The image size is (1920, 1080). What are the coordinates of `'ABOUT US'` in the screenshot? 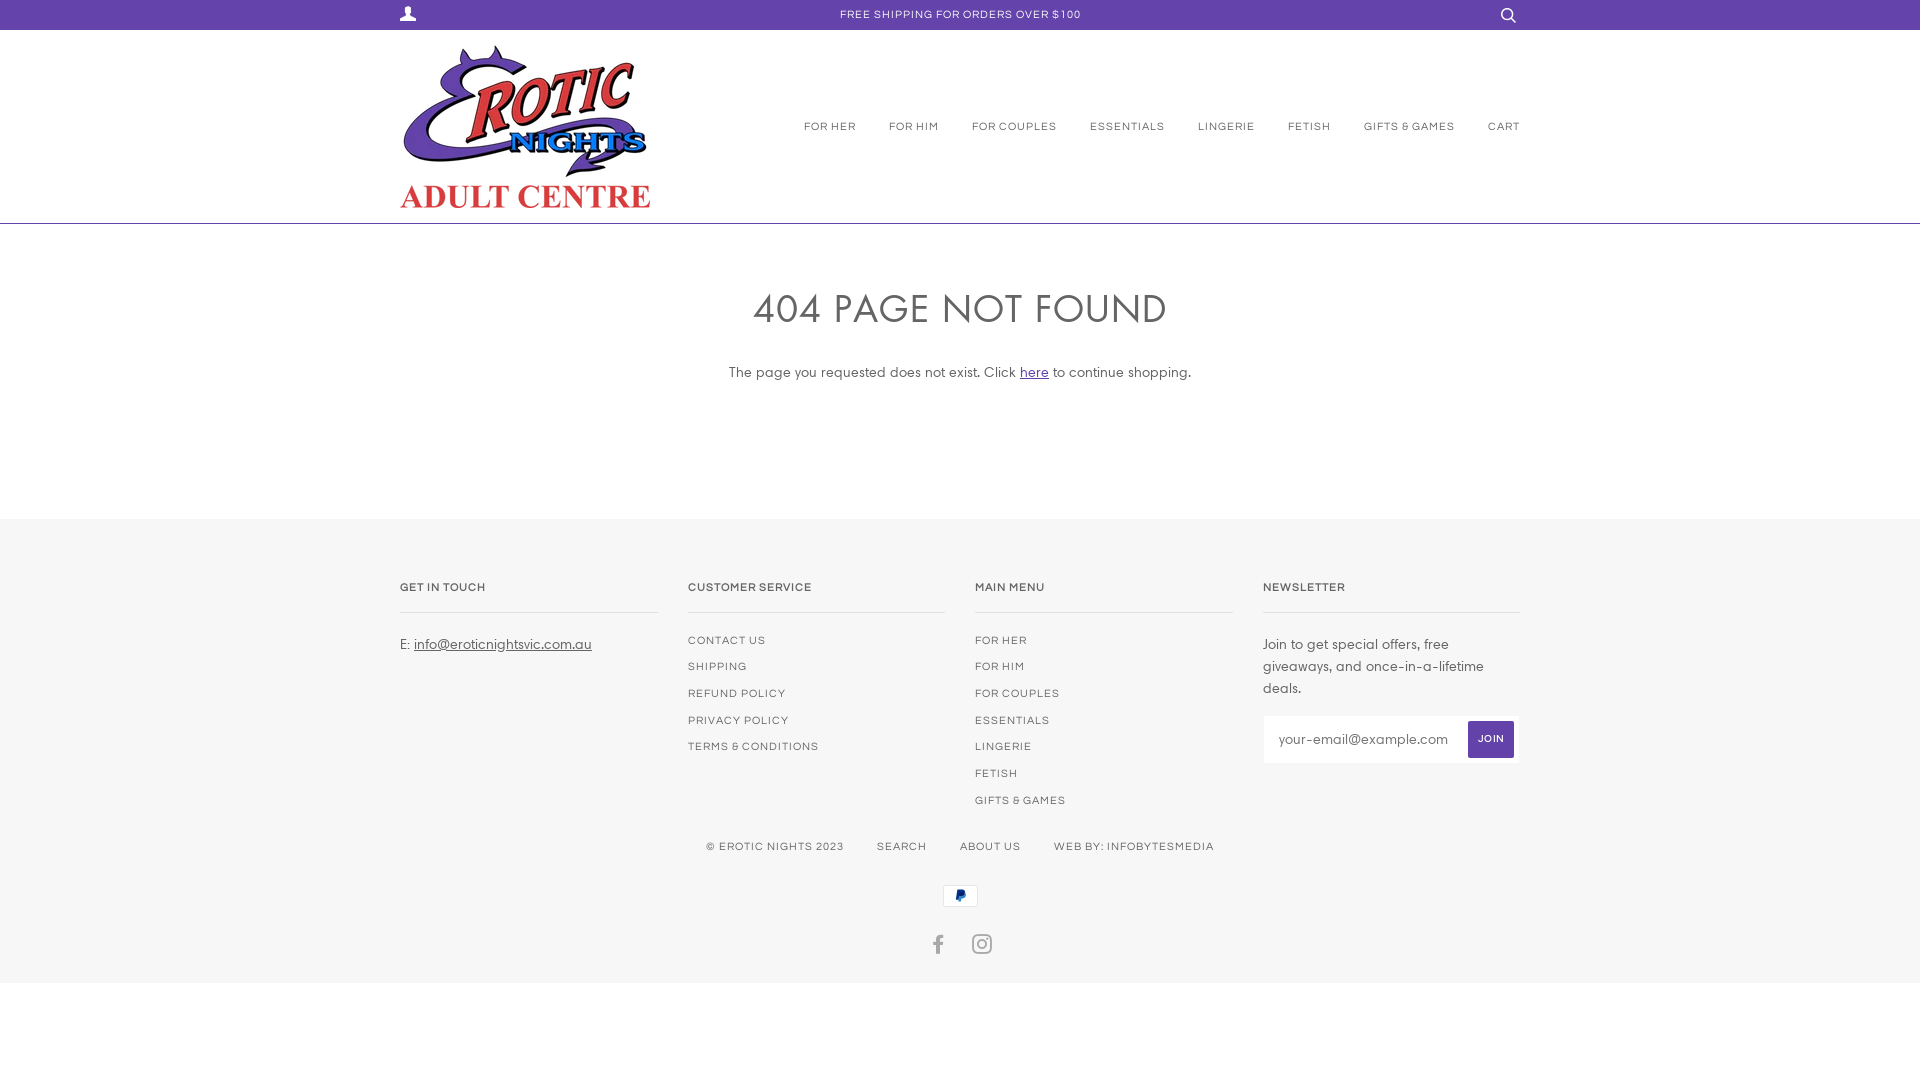 It's located at (990, 846).